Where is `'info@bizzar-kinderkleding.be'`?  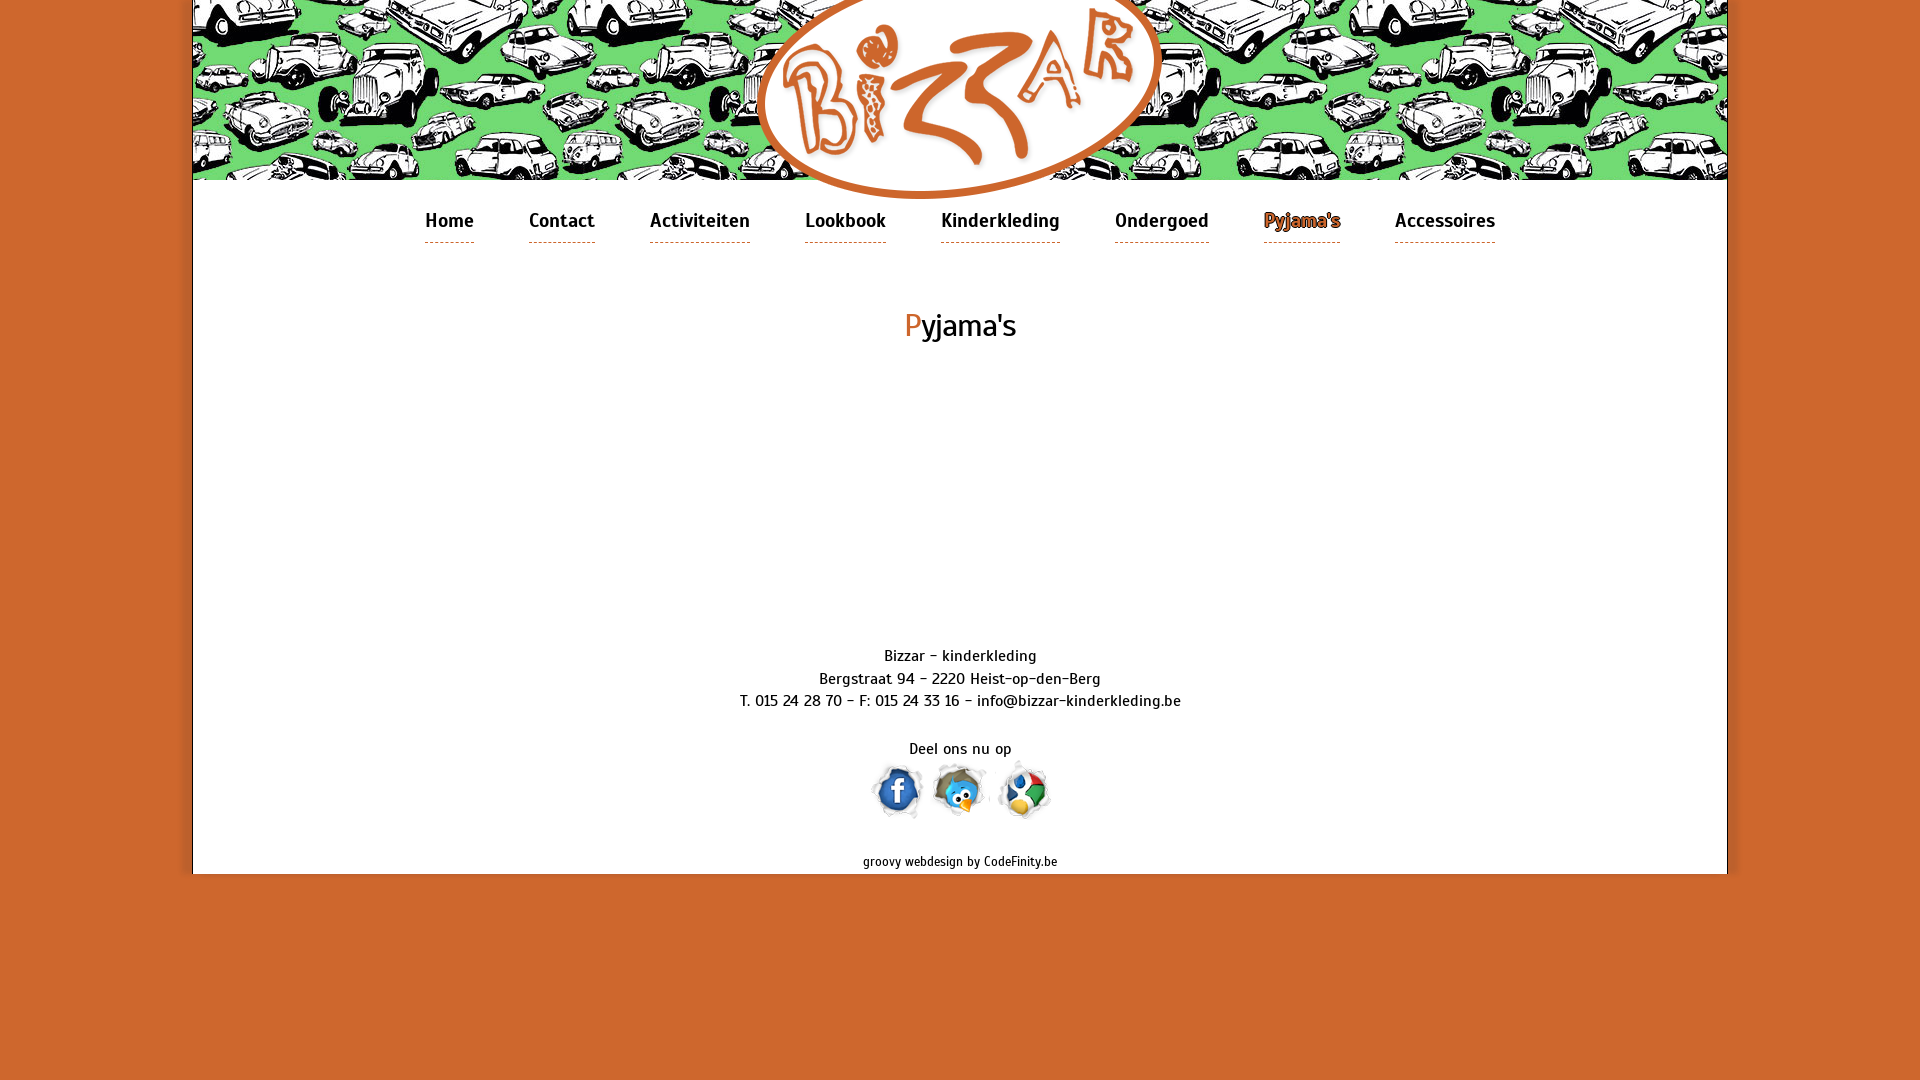 'info@bizzar-kinderkleding.be' is located at coordinates (1077, 700).